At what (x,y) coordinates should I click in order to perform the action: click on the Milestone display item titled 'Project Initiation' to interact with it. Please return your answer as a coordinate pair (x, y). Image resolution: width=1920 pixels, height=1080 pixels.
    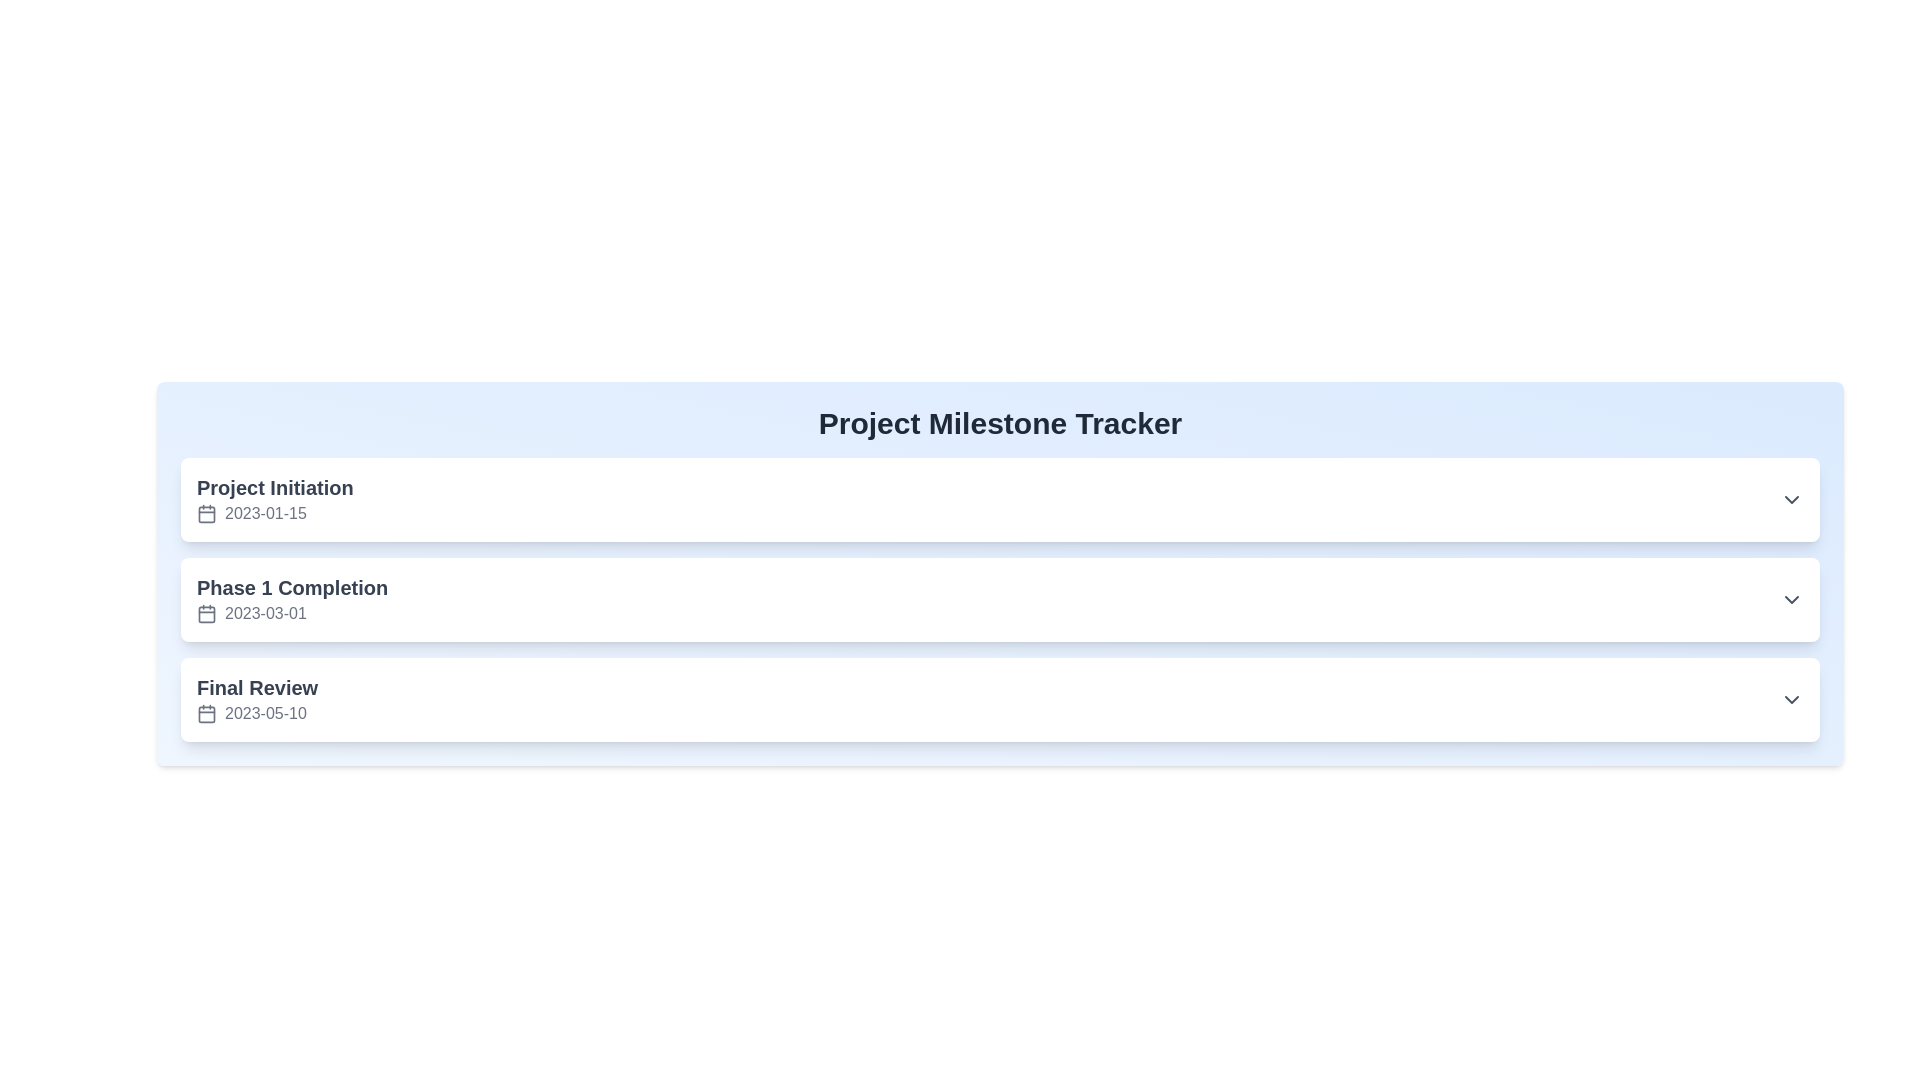
    Looking at the image, I should click on (274, 499).